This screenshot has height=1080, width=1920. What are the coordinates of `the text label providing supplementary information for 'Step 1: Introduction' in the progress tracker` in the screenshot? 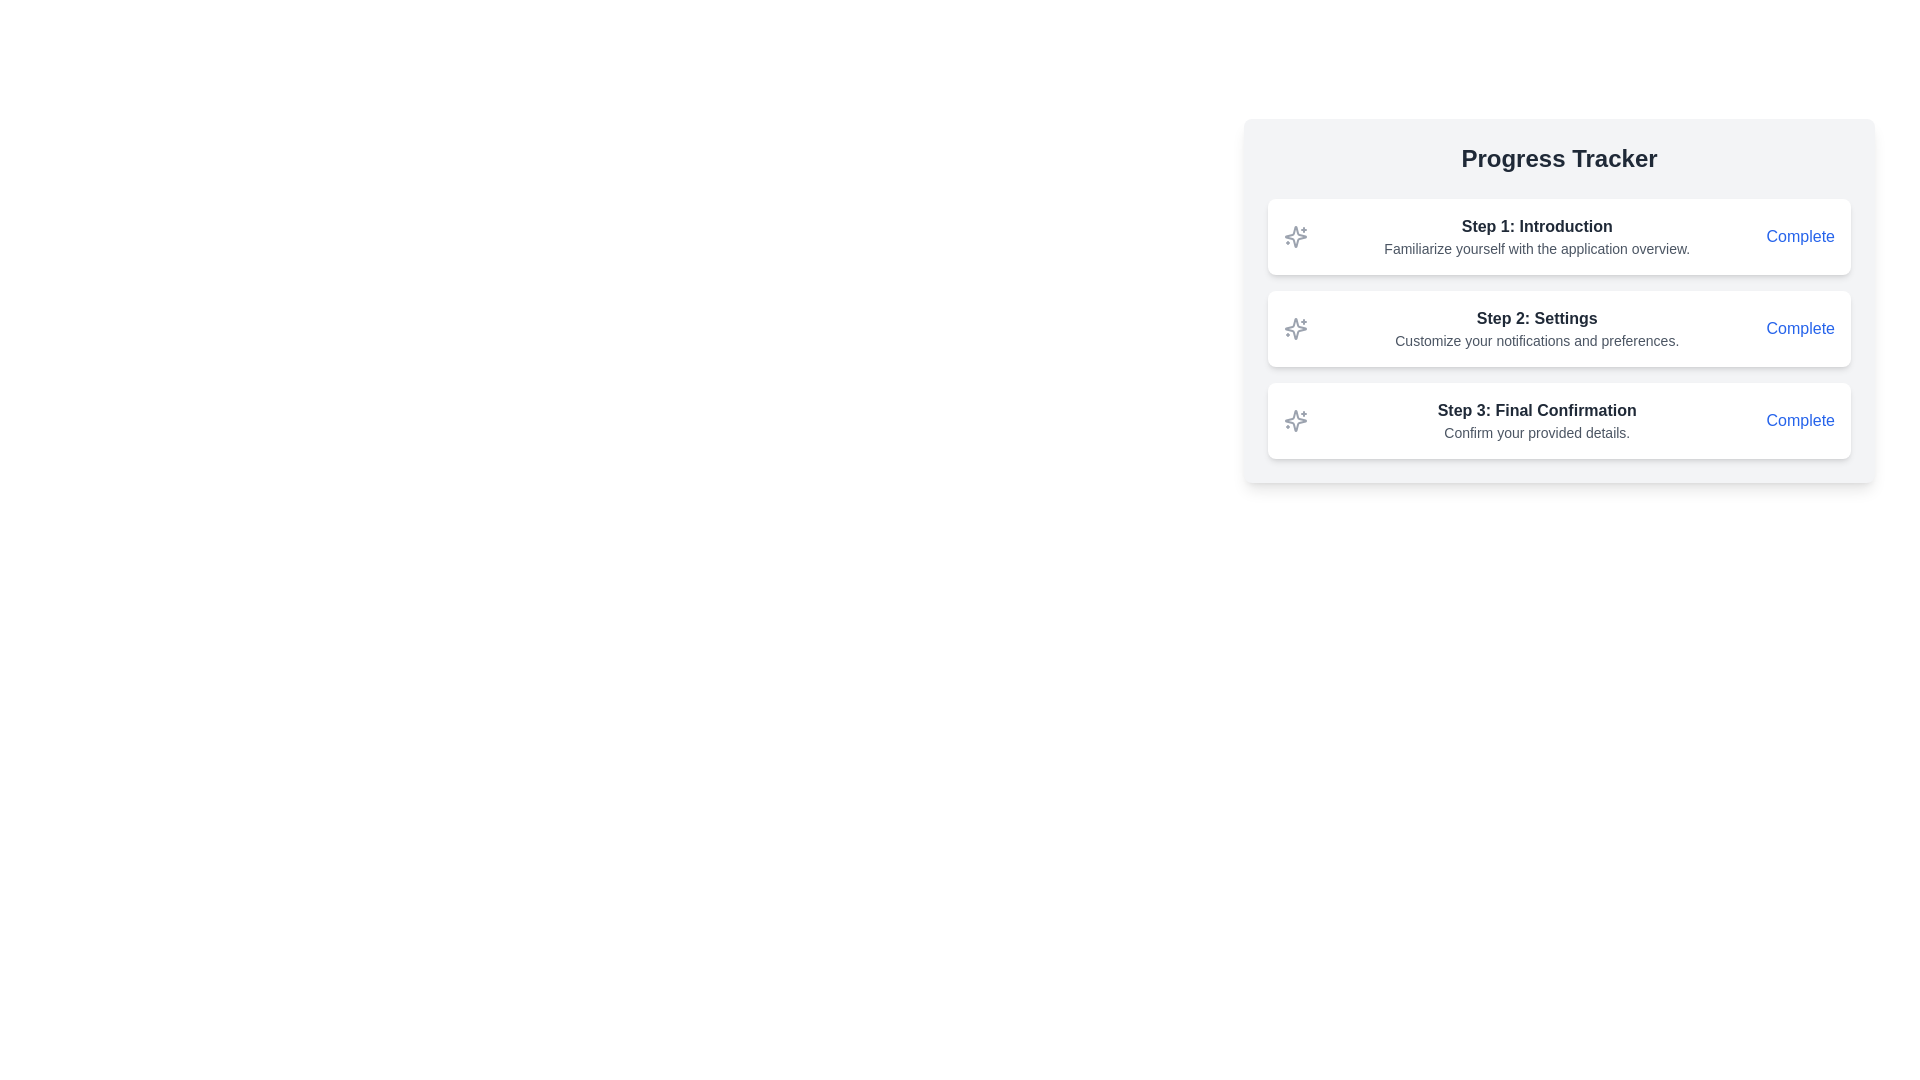 It's located at (1536, 248).